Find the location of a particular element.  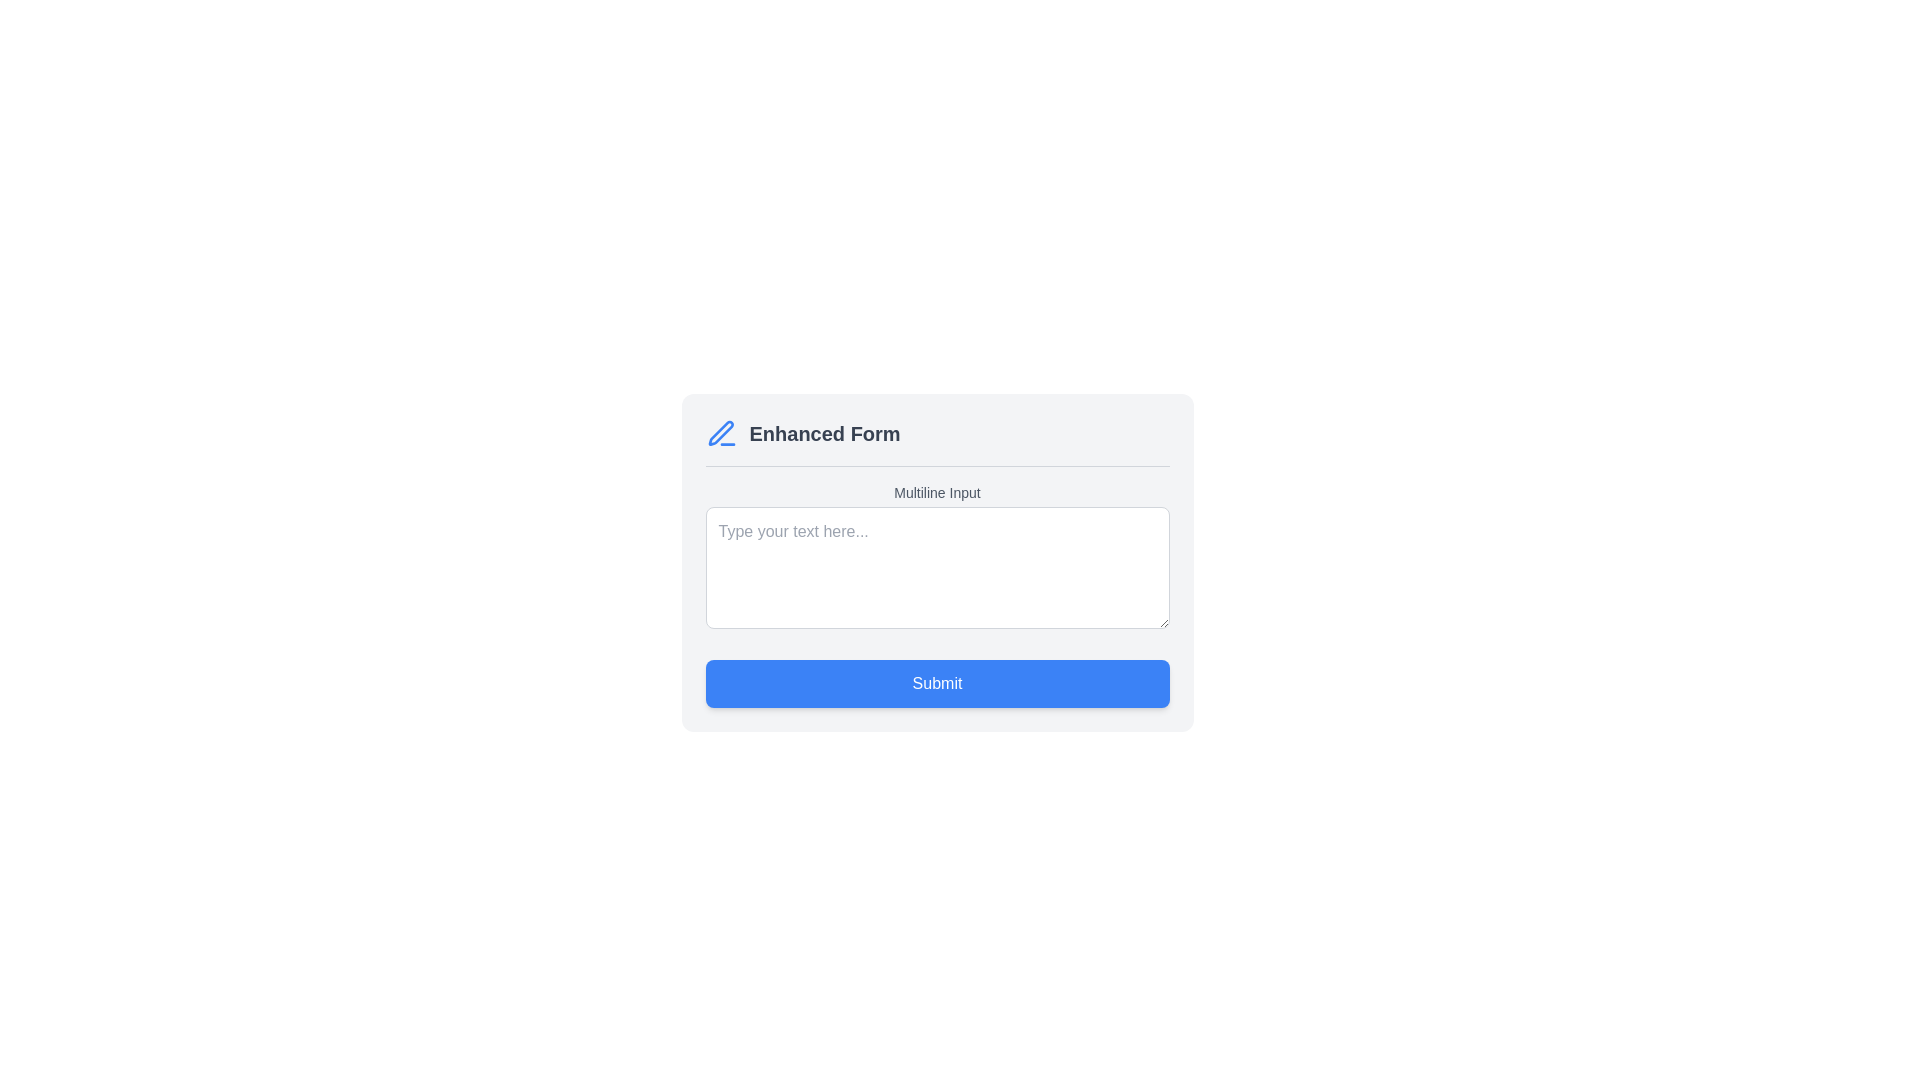

the blue pen icon located to the left of the 'Enhanced Form' text in the header section of the form is located at coordinates (720, 433).